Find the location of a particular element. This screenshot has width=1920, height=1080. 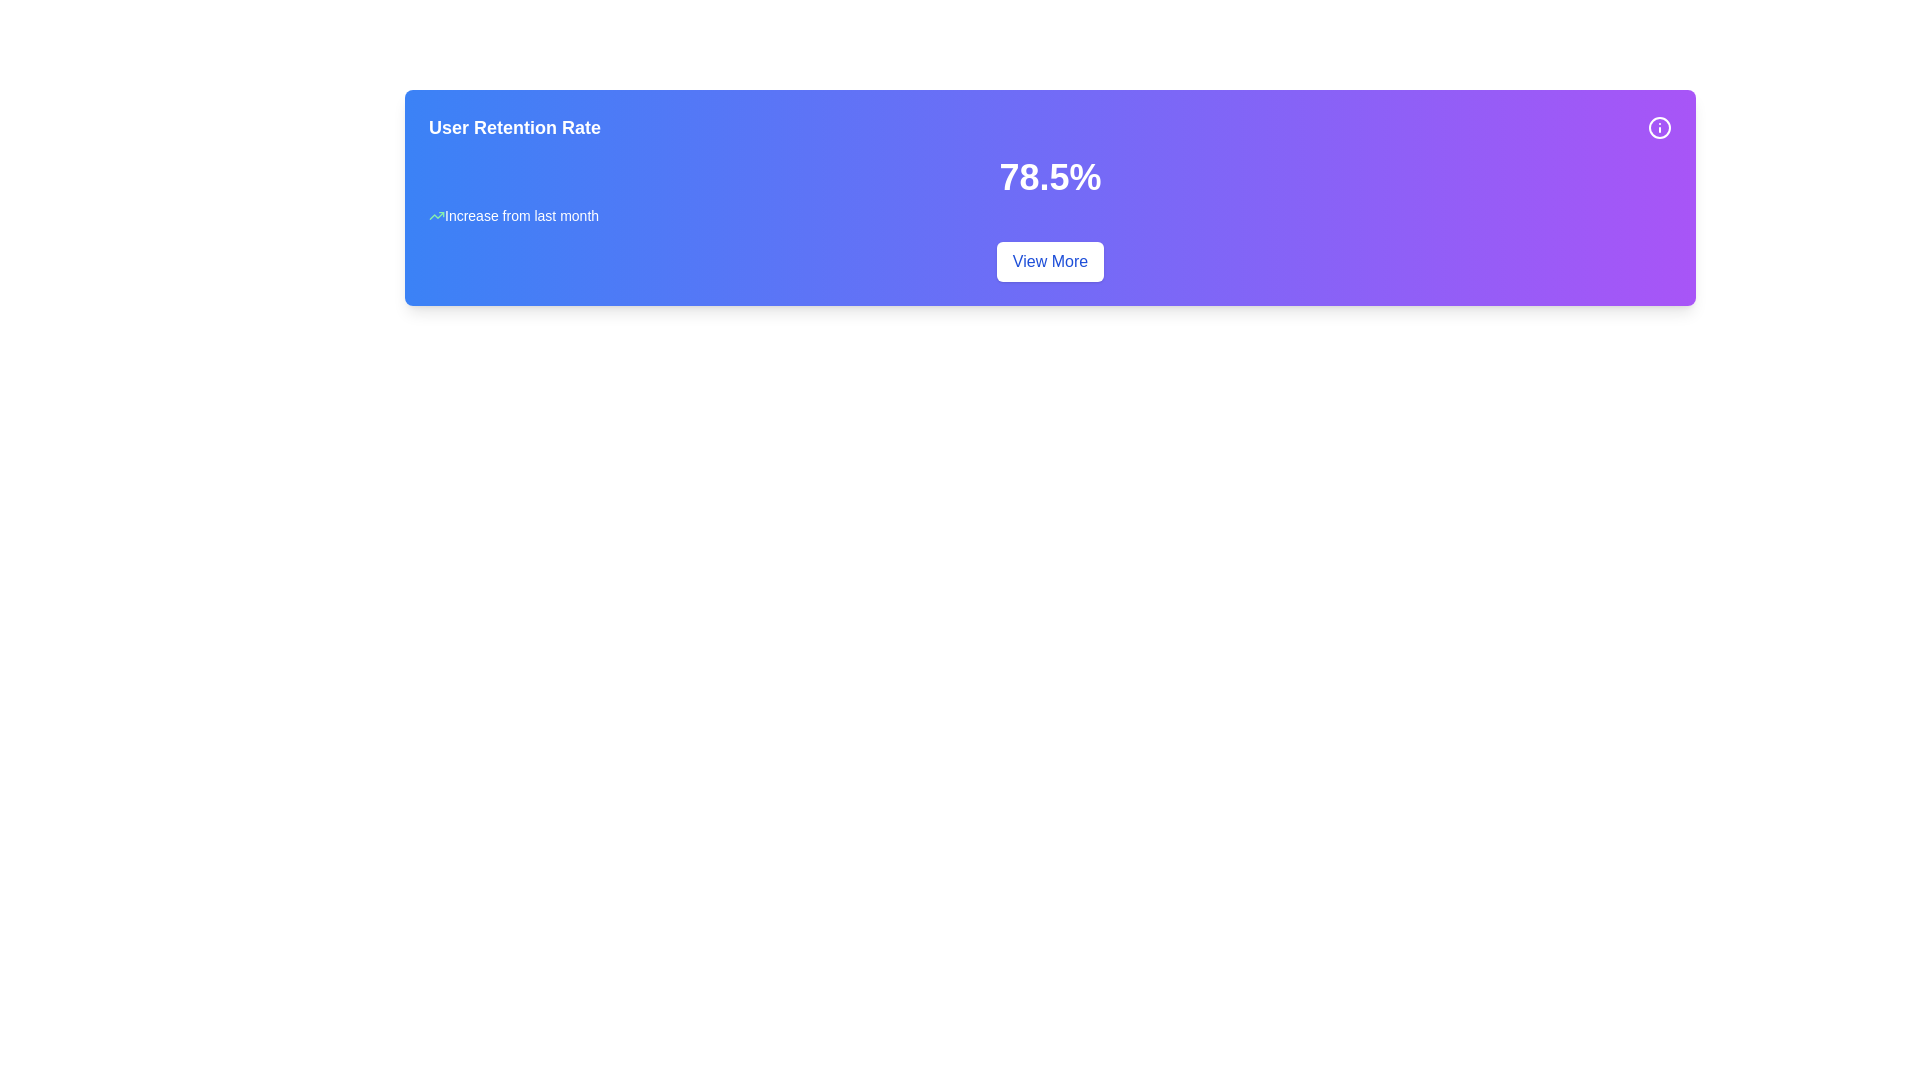

the informational UI component displaying the performance metric '78.5%' with the text 'Increase from last month' beneath it, which is centrally located within its card UI is located at coordinates (1049, 192).